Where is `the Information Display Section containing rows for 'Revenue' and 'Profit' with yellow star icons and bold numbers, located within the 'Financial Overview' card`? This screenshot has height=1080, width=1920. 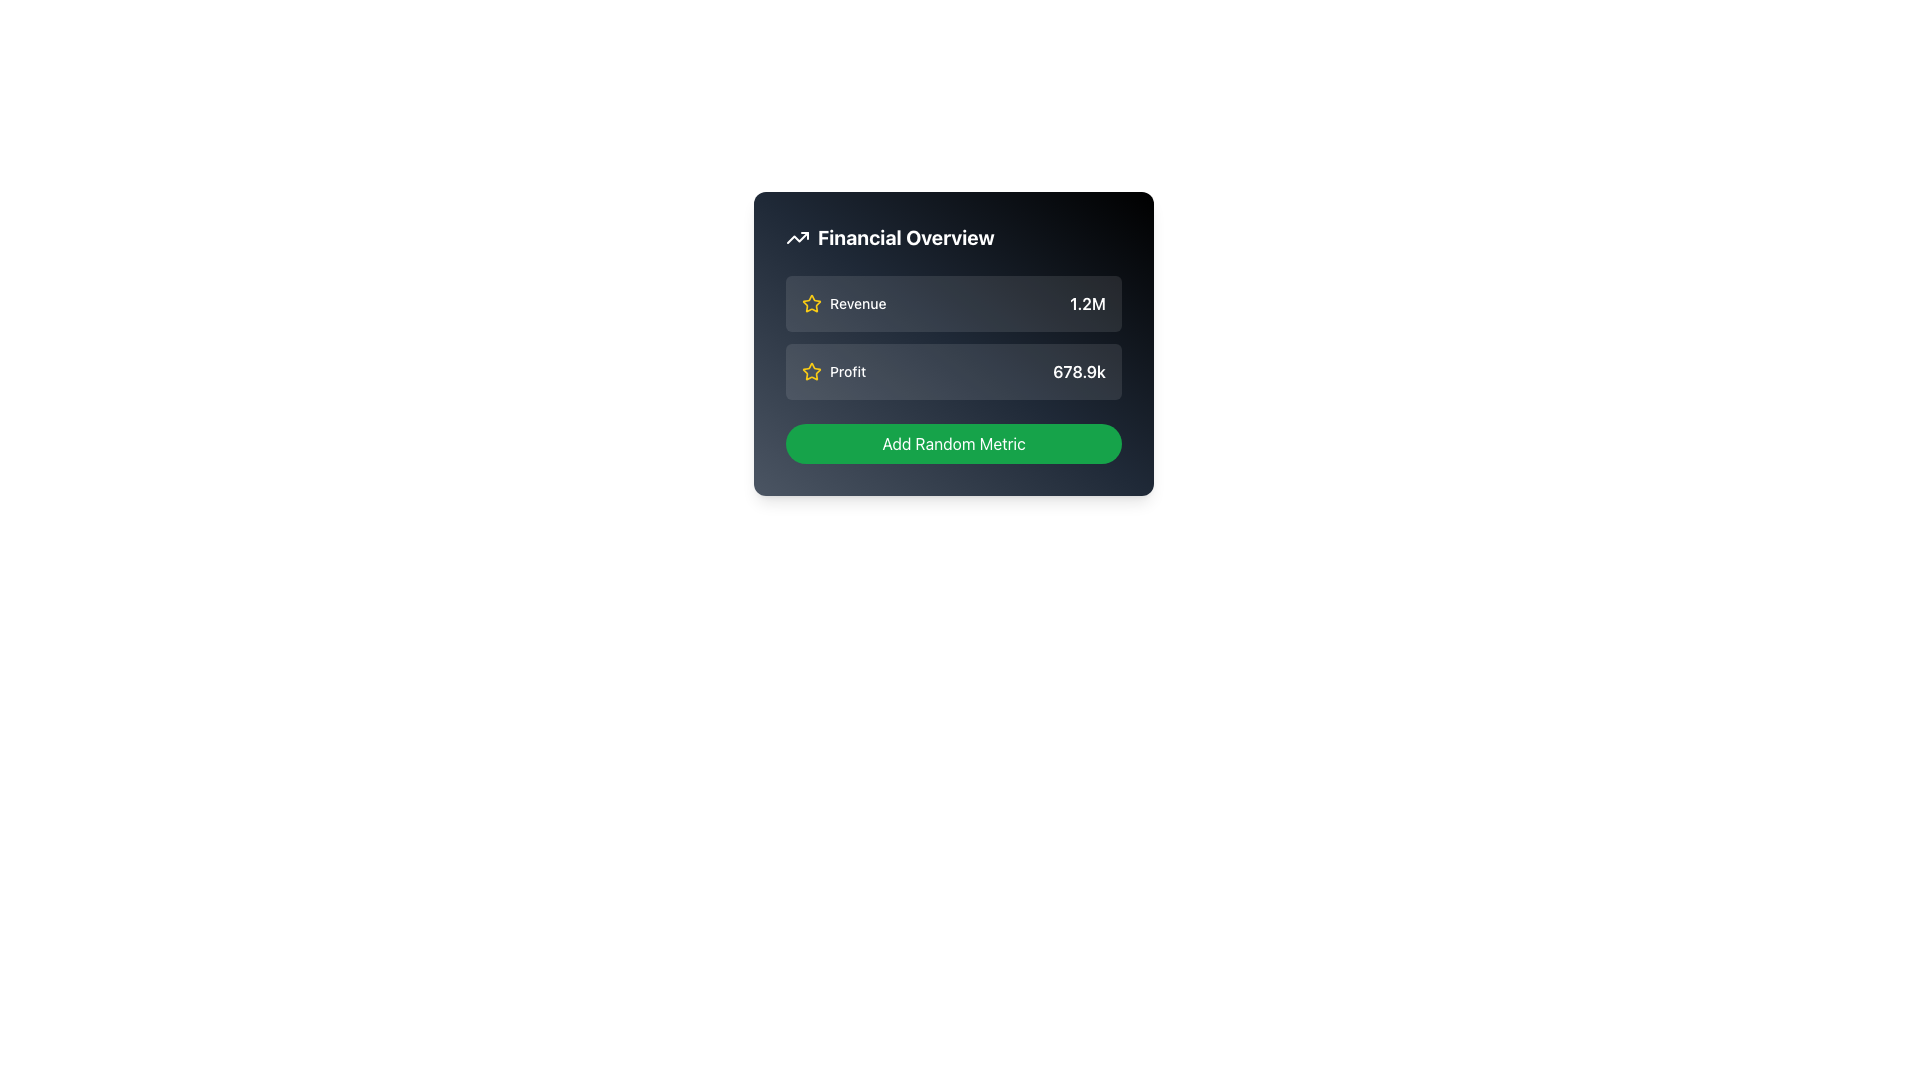
the Information Display Section containing rows for 'Revenue' and 'Profit' with yellow star icons and bold numbers, located within the 'Financial Overview' card is located at coordinates (953, 337).